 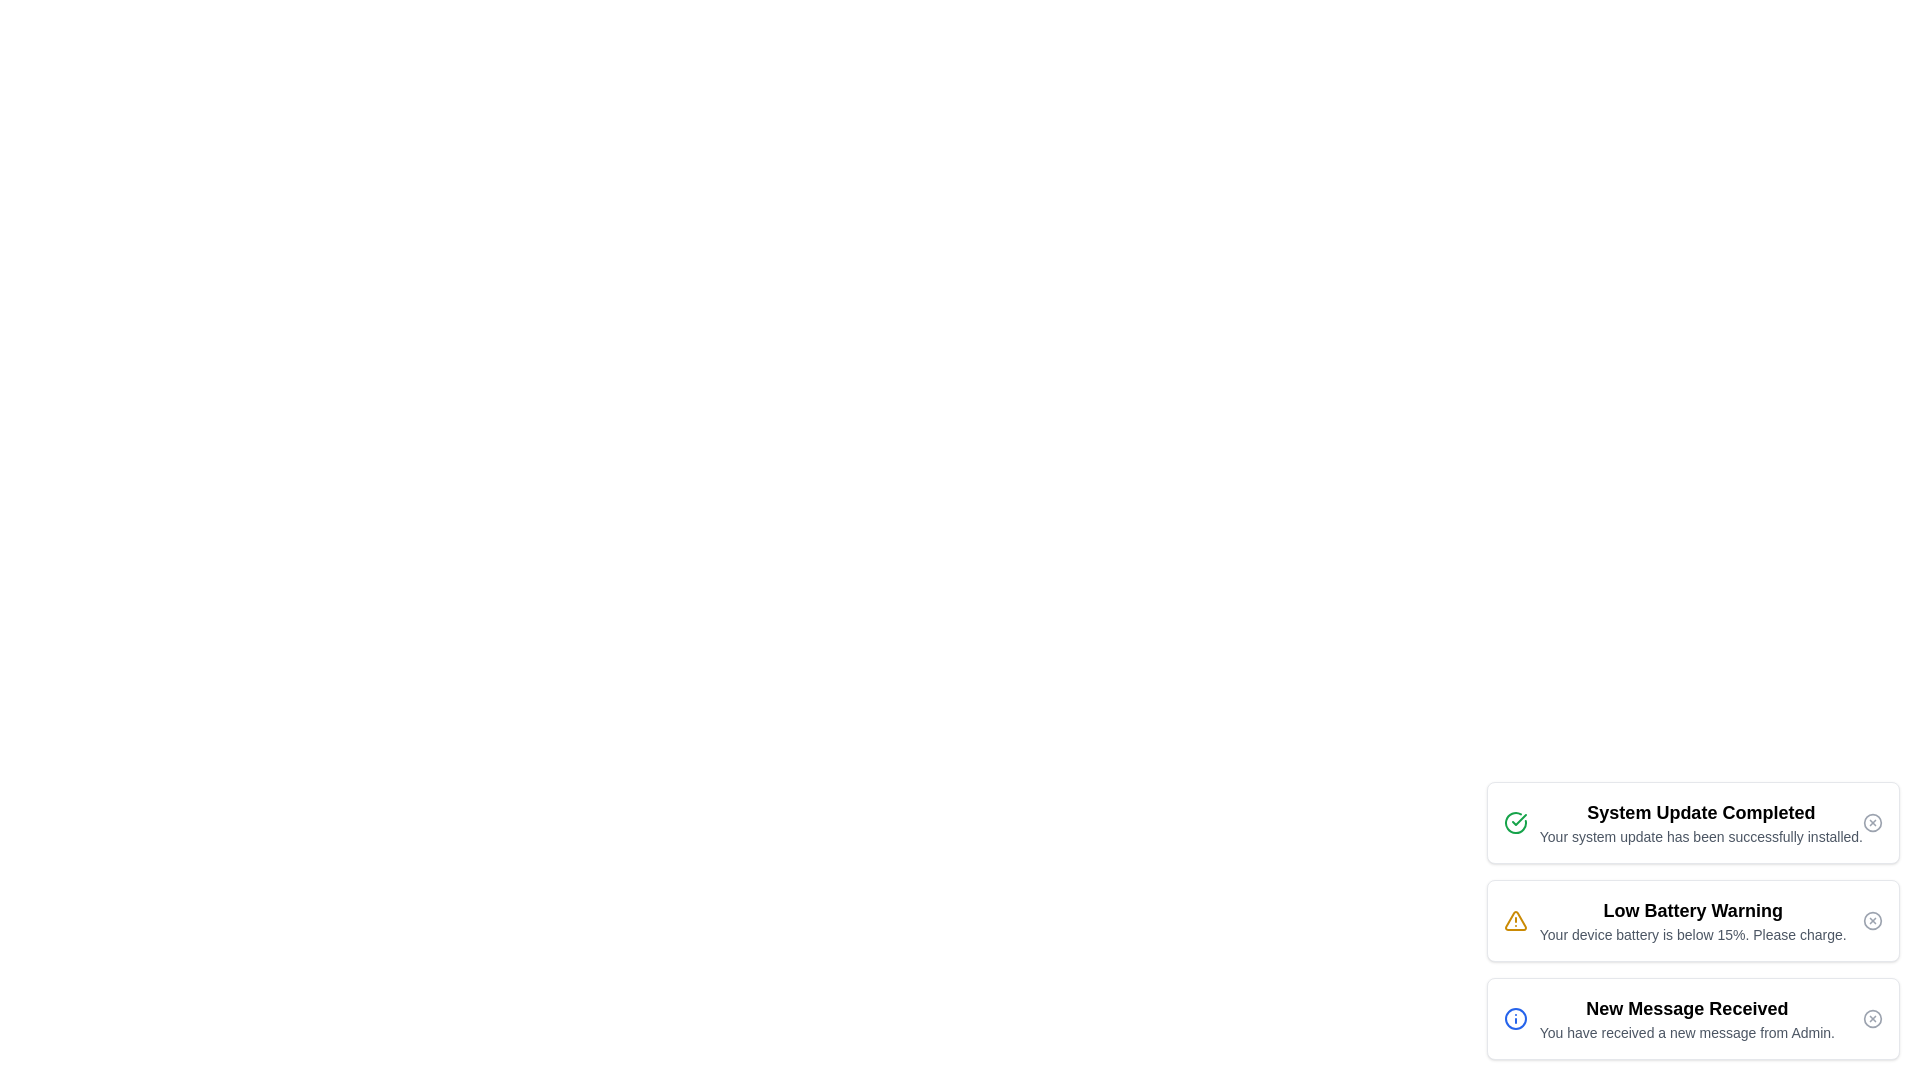 I want to click on the green circular icon with a checkmark inside, which is part of the 'System Update Completed' notification block, so click(x=1515, y=822).